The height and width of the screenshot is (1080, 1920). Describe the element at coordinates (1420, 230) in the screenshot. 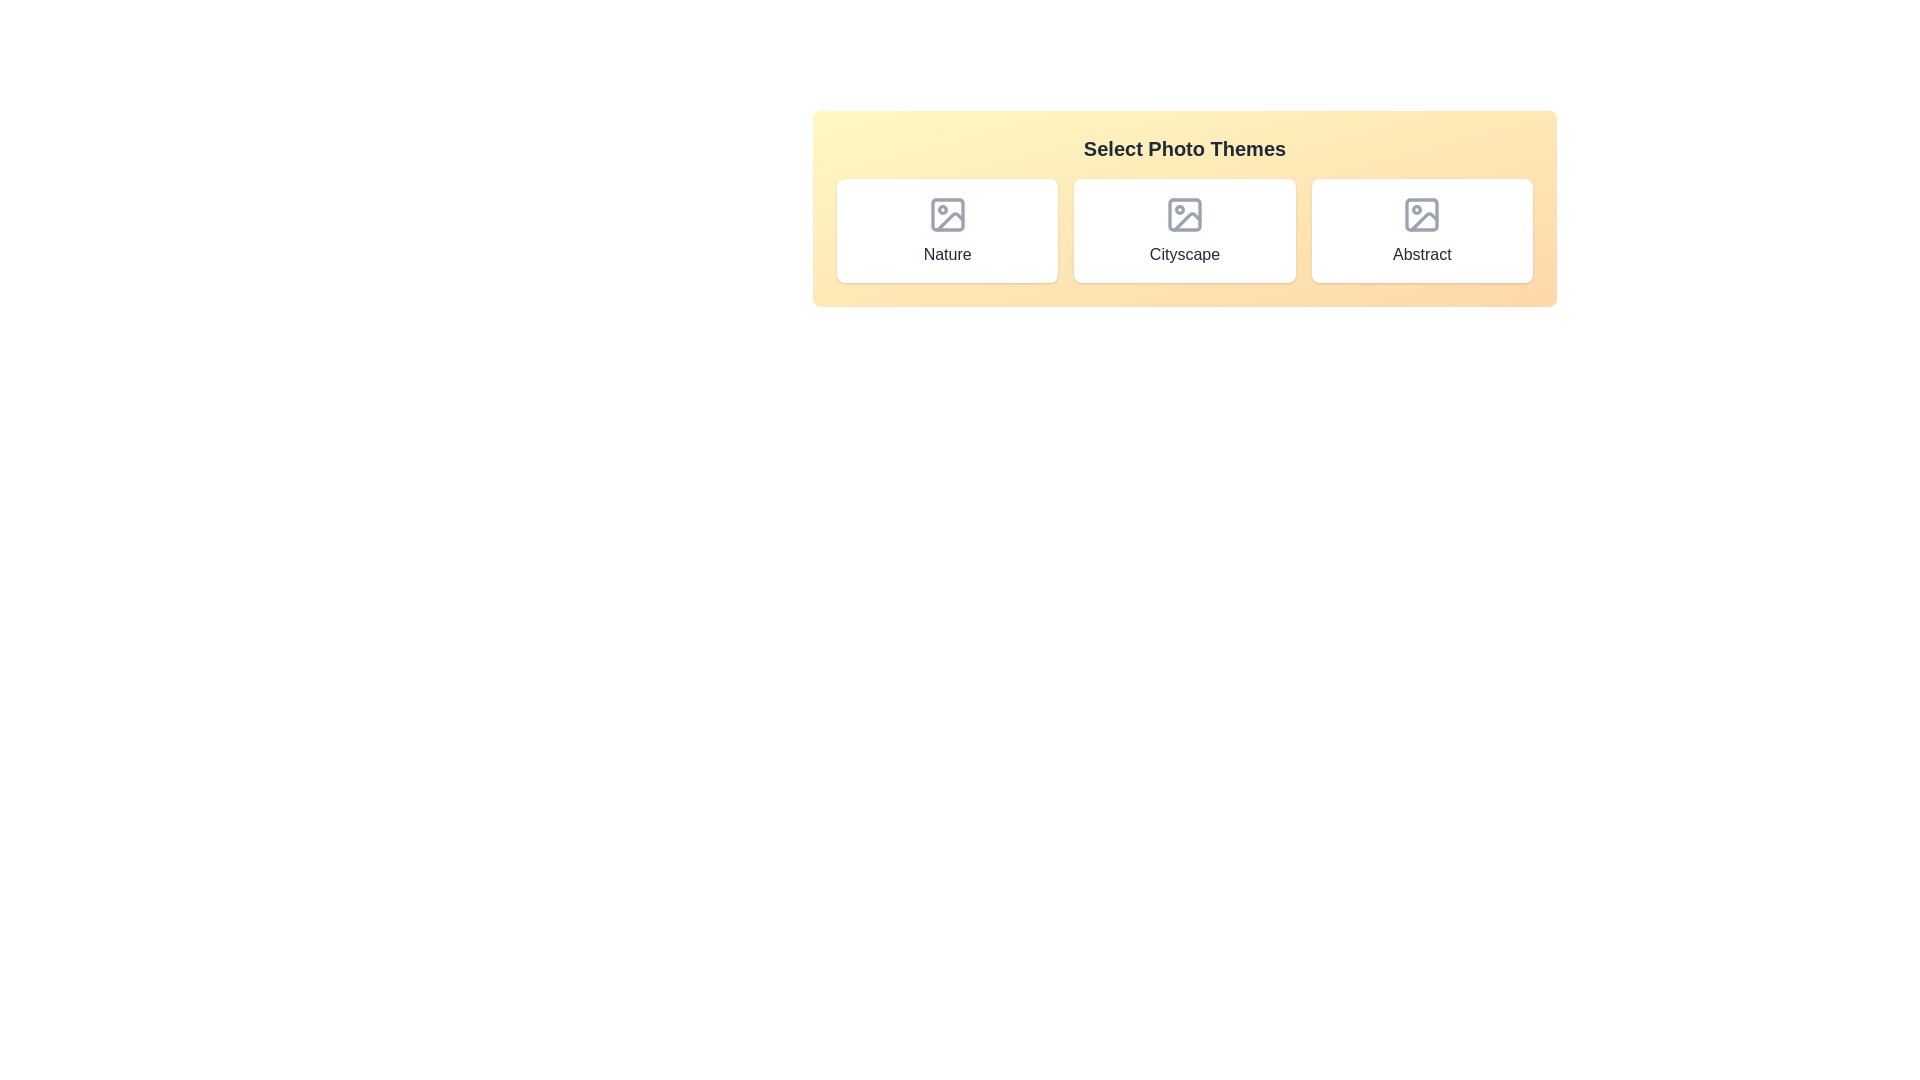

I see `the Abstract photo theme chip` at that location.